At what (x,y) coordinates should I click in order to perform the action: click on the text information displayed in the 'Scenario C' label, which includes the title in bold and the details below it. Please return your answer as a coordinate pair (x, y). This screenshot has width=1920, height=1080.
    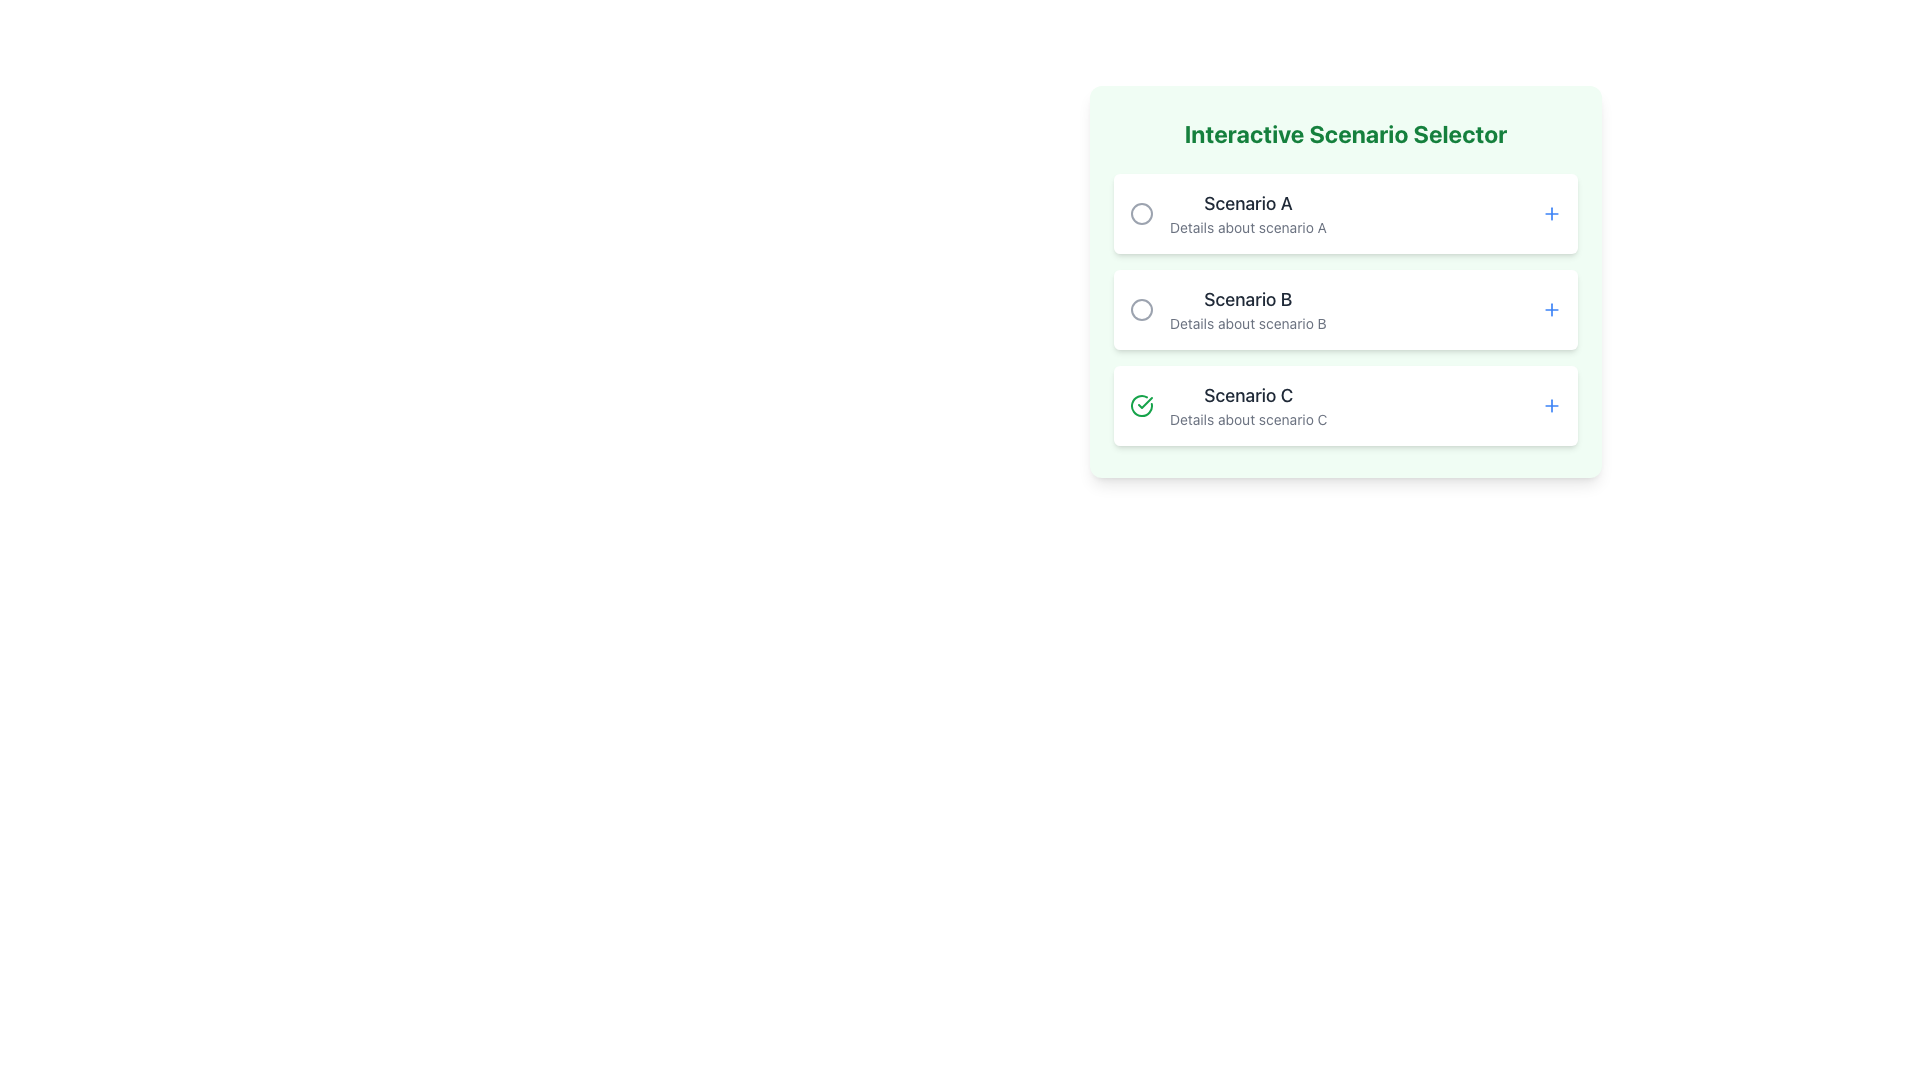
    Looking at the image, I should click on (1247, 405).